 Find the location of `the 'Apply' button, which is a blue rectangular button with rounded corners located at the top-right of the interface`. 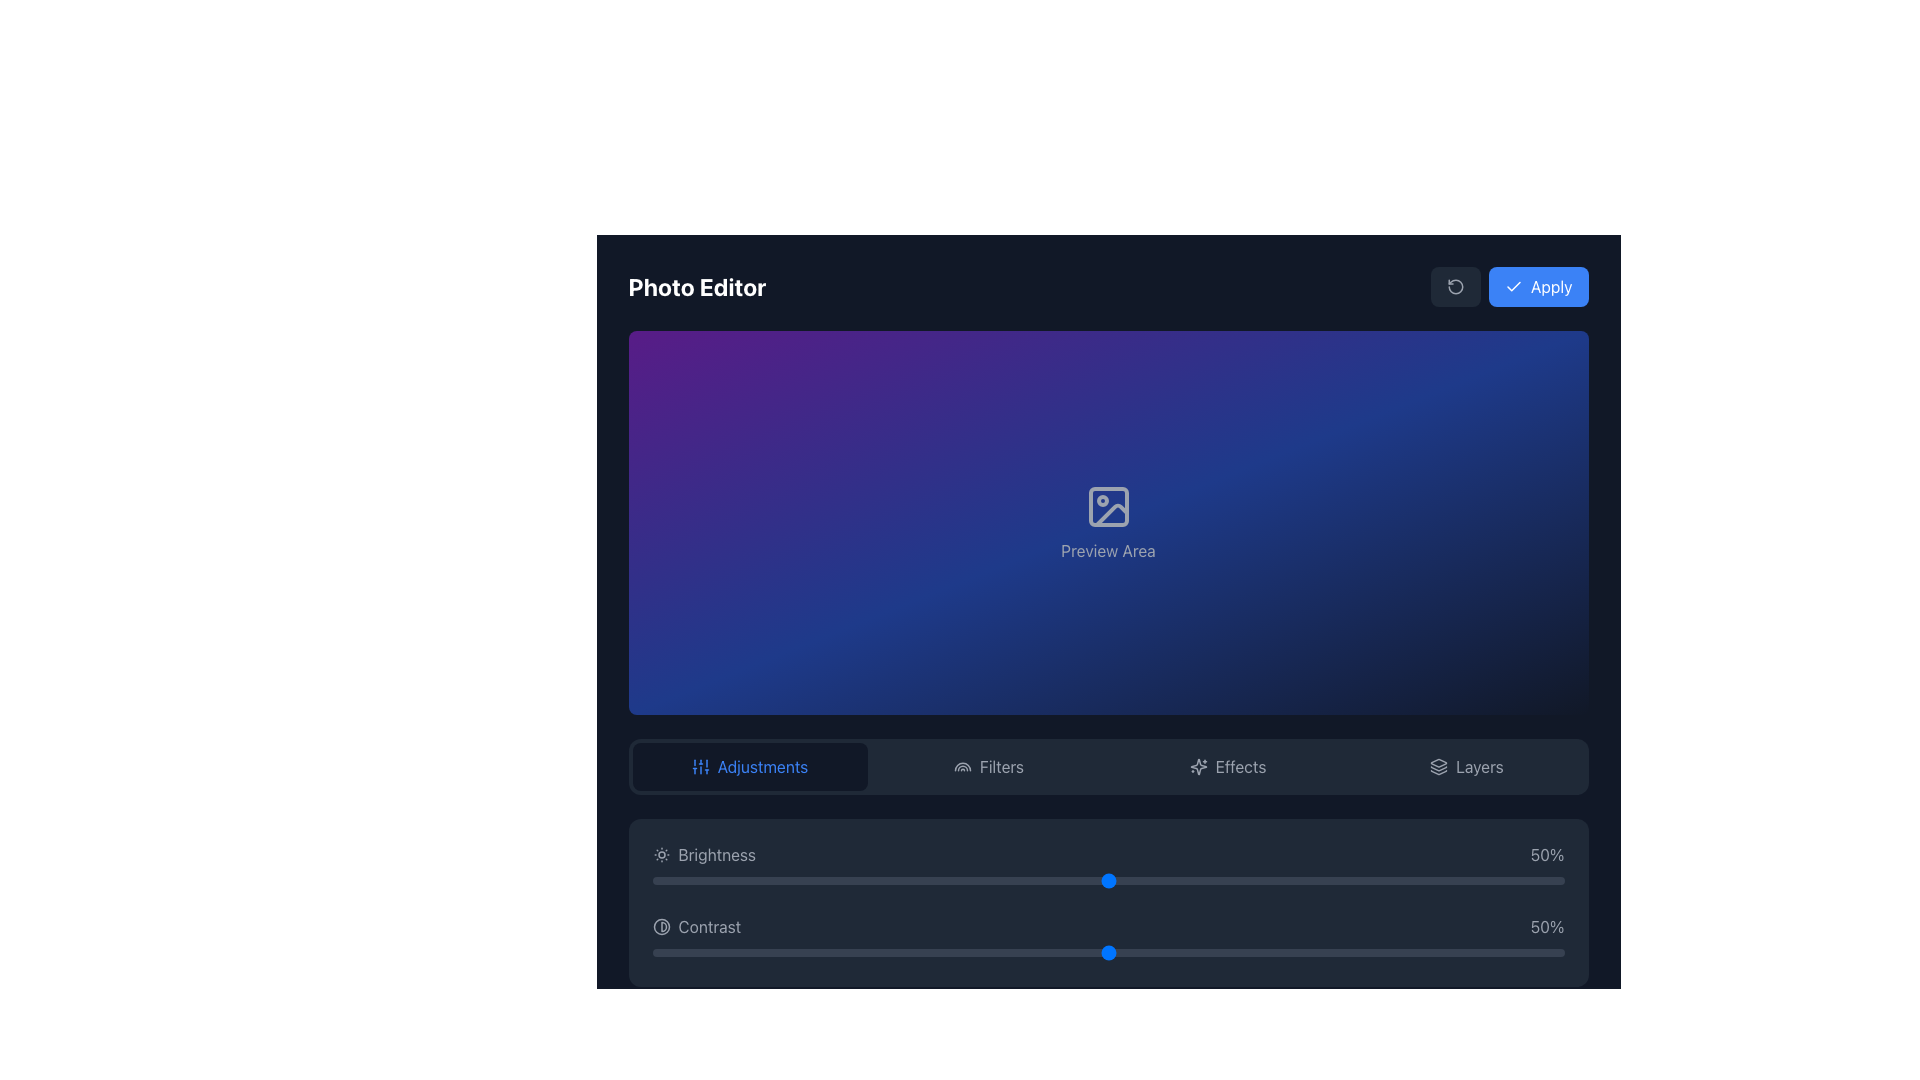

the 'Apply' button, which is a blue rectangular button with rounded corners located at the top-right of the interface is located at coordinates (1537, 286).